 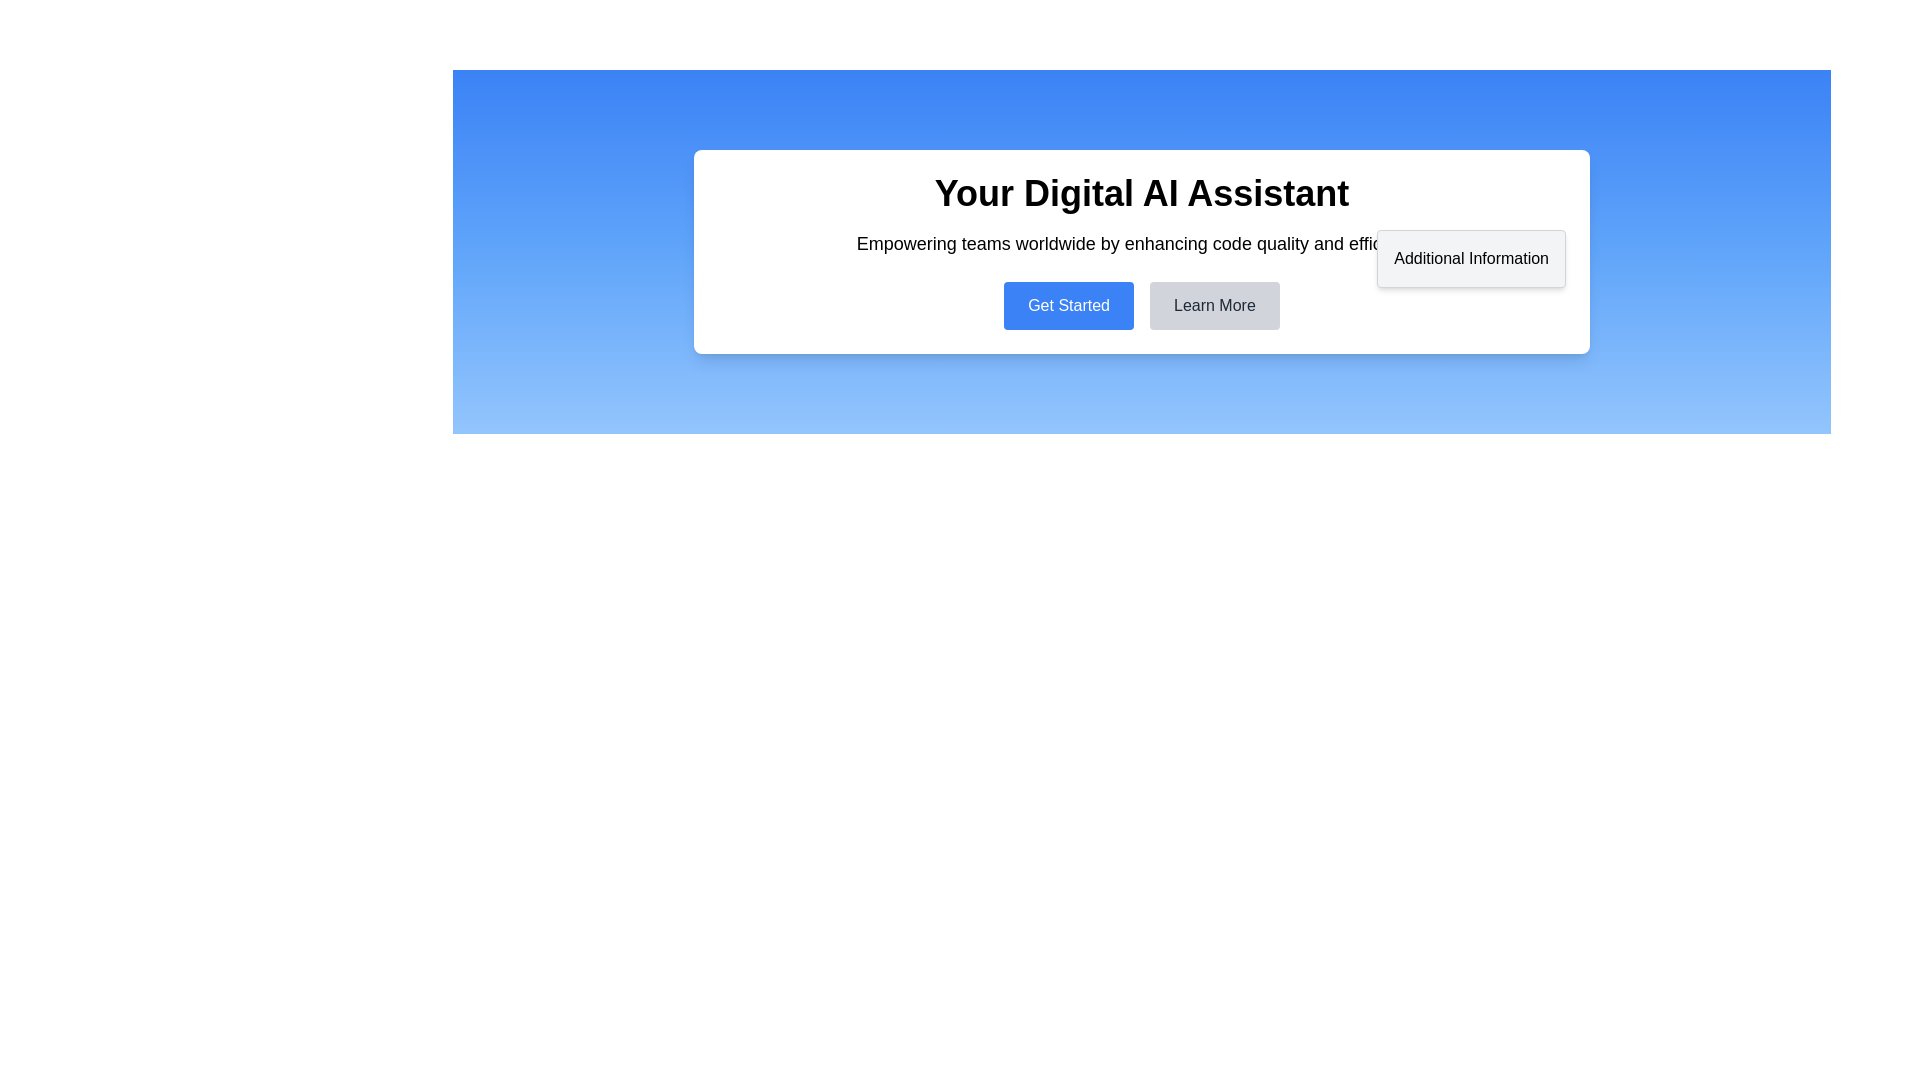 I want to click on the 'Get Started' button, so click(x=1068, y=305).